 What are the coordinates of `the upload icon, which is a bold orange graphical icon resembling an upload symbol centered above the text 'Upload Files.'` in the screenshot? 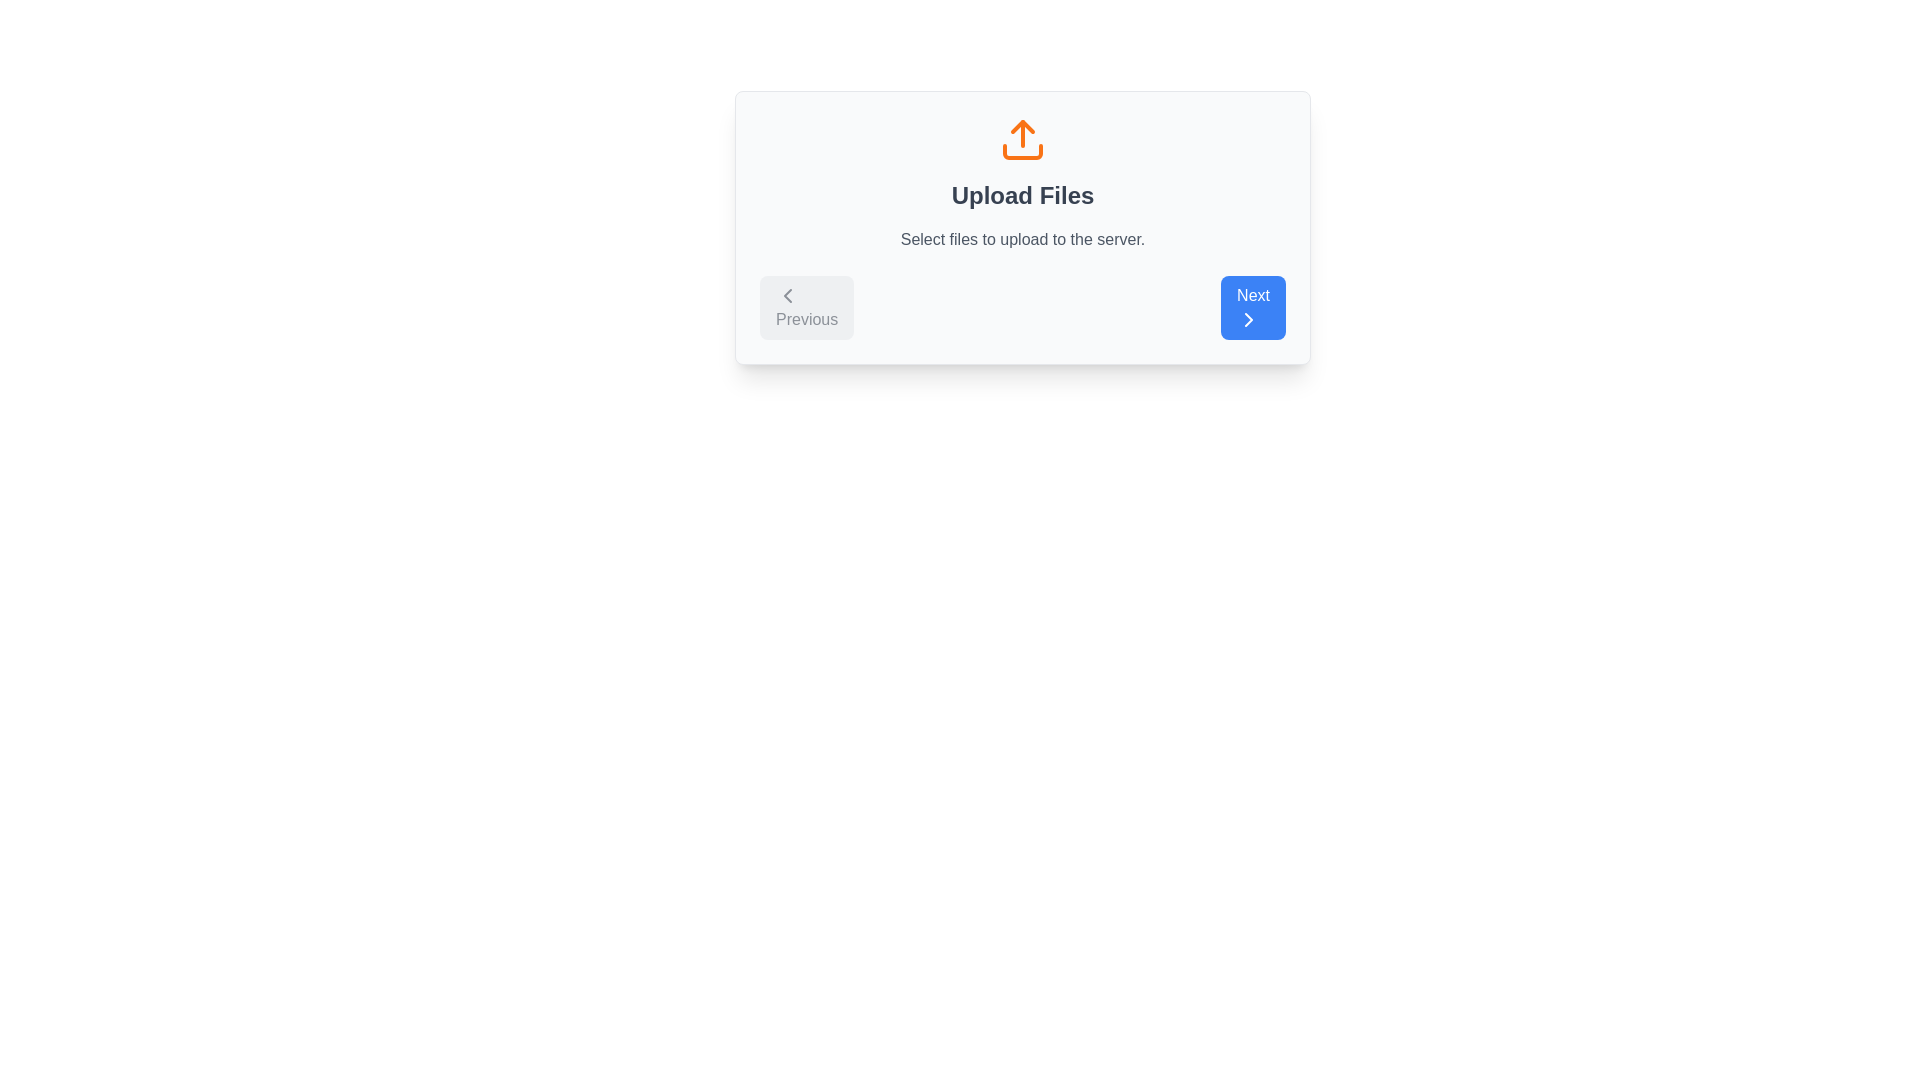 It's located at (1022, 138).